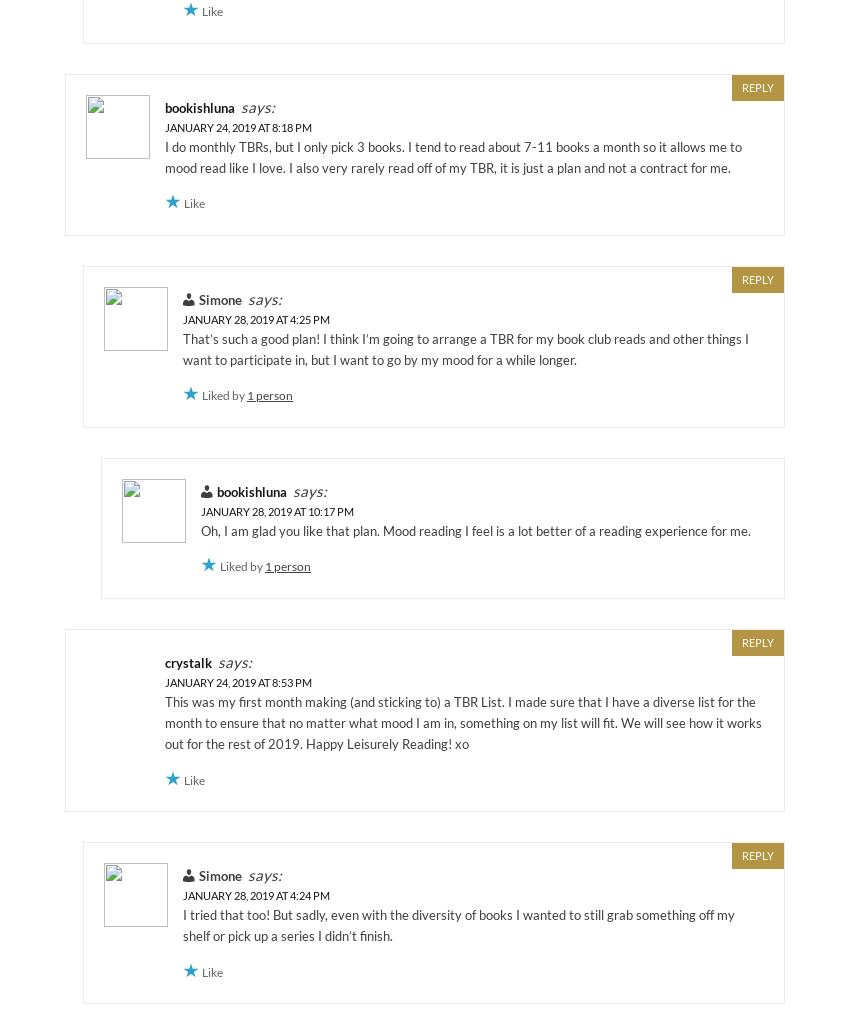 This screenshot has width=850, height=1029. What do you see at coordinates (238, 681) in the screenshot?
I see `'January 24, 2019 at 8:53 pm'` at bounding box center [238, 681].